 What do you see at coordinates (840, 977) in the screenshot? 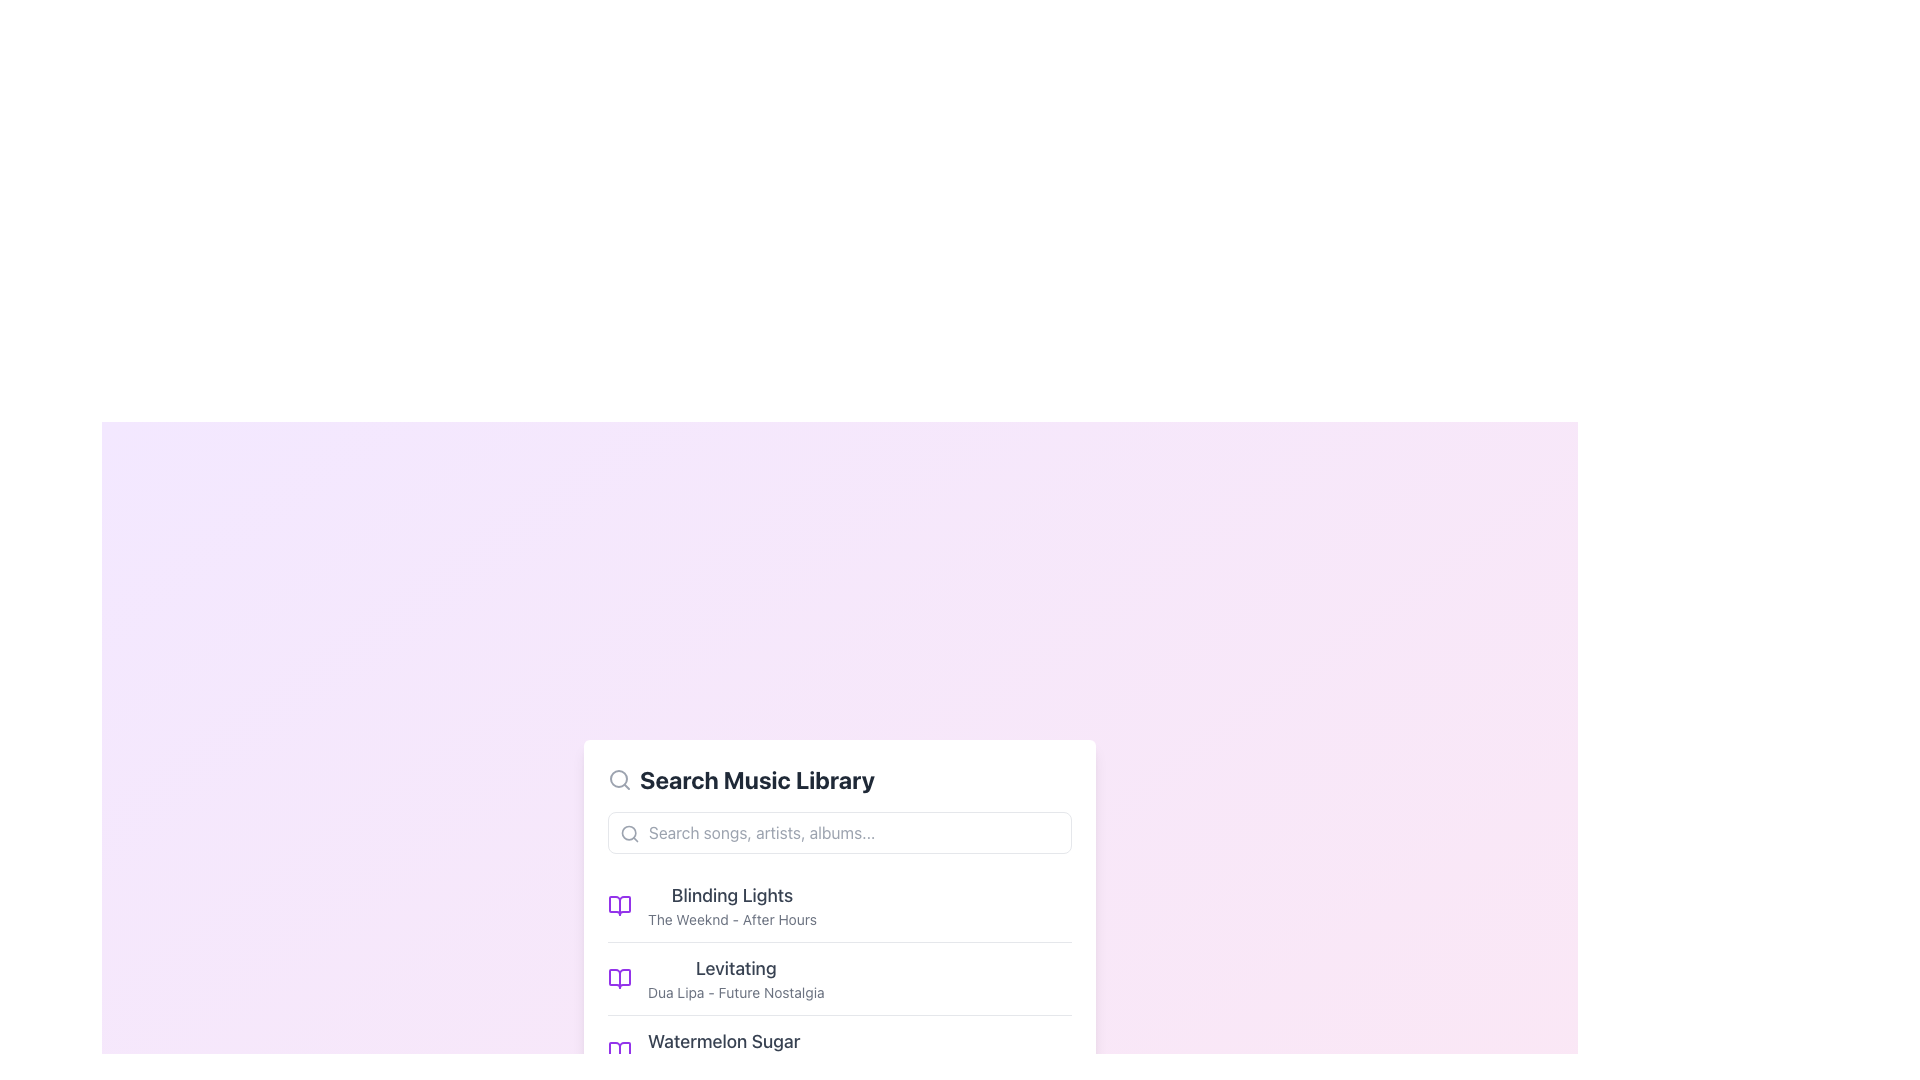
I see `the second selectable list item for the song 'Levitating' by Dua Lipa to trigger the hover effect` at bounding box center [840, 977].